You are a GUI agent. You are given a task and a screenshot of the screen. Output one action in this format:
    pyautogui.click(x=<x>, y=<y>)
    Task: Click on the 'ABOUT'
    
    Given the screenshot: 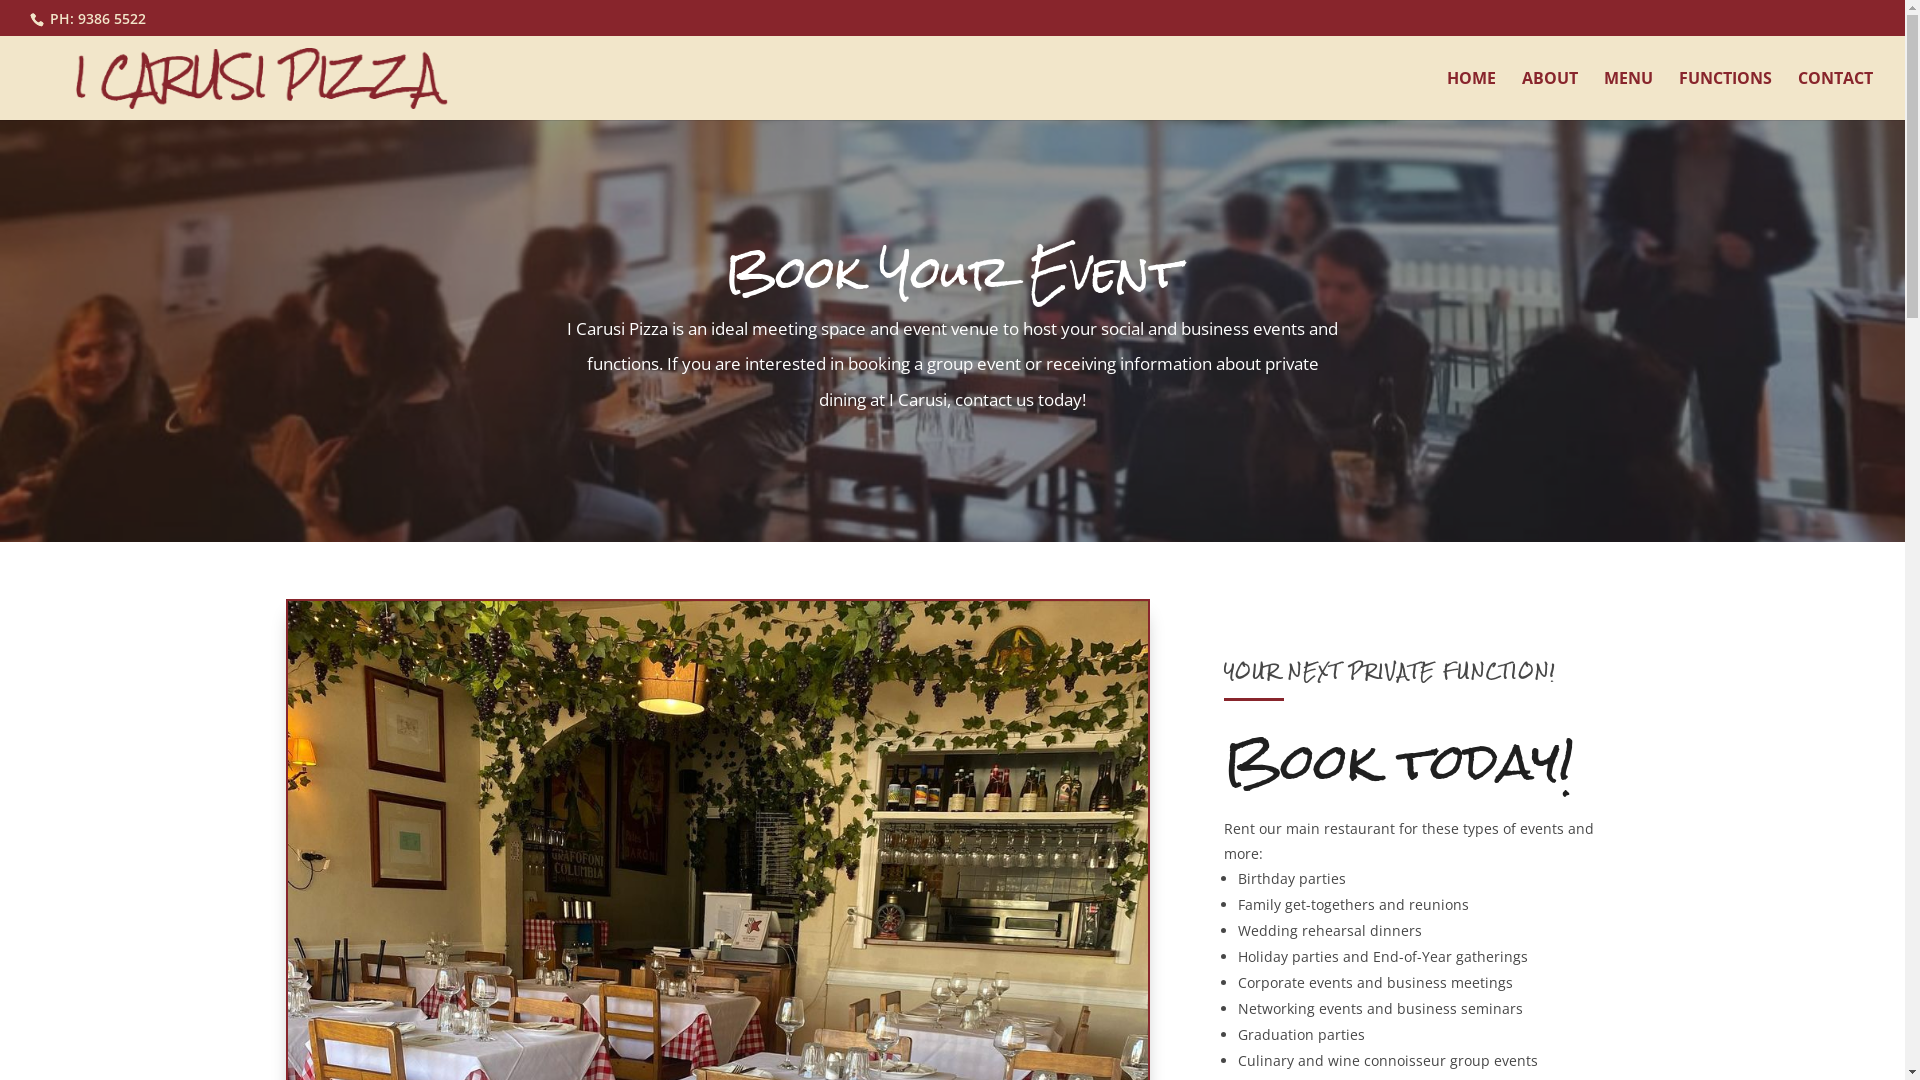 What is the action you would take?
    pyautogui.click(x=1520, y=95)
    